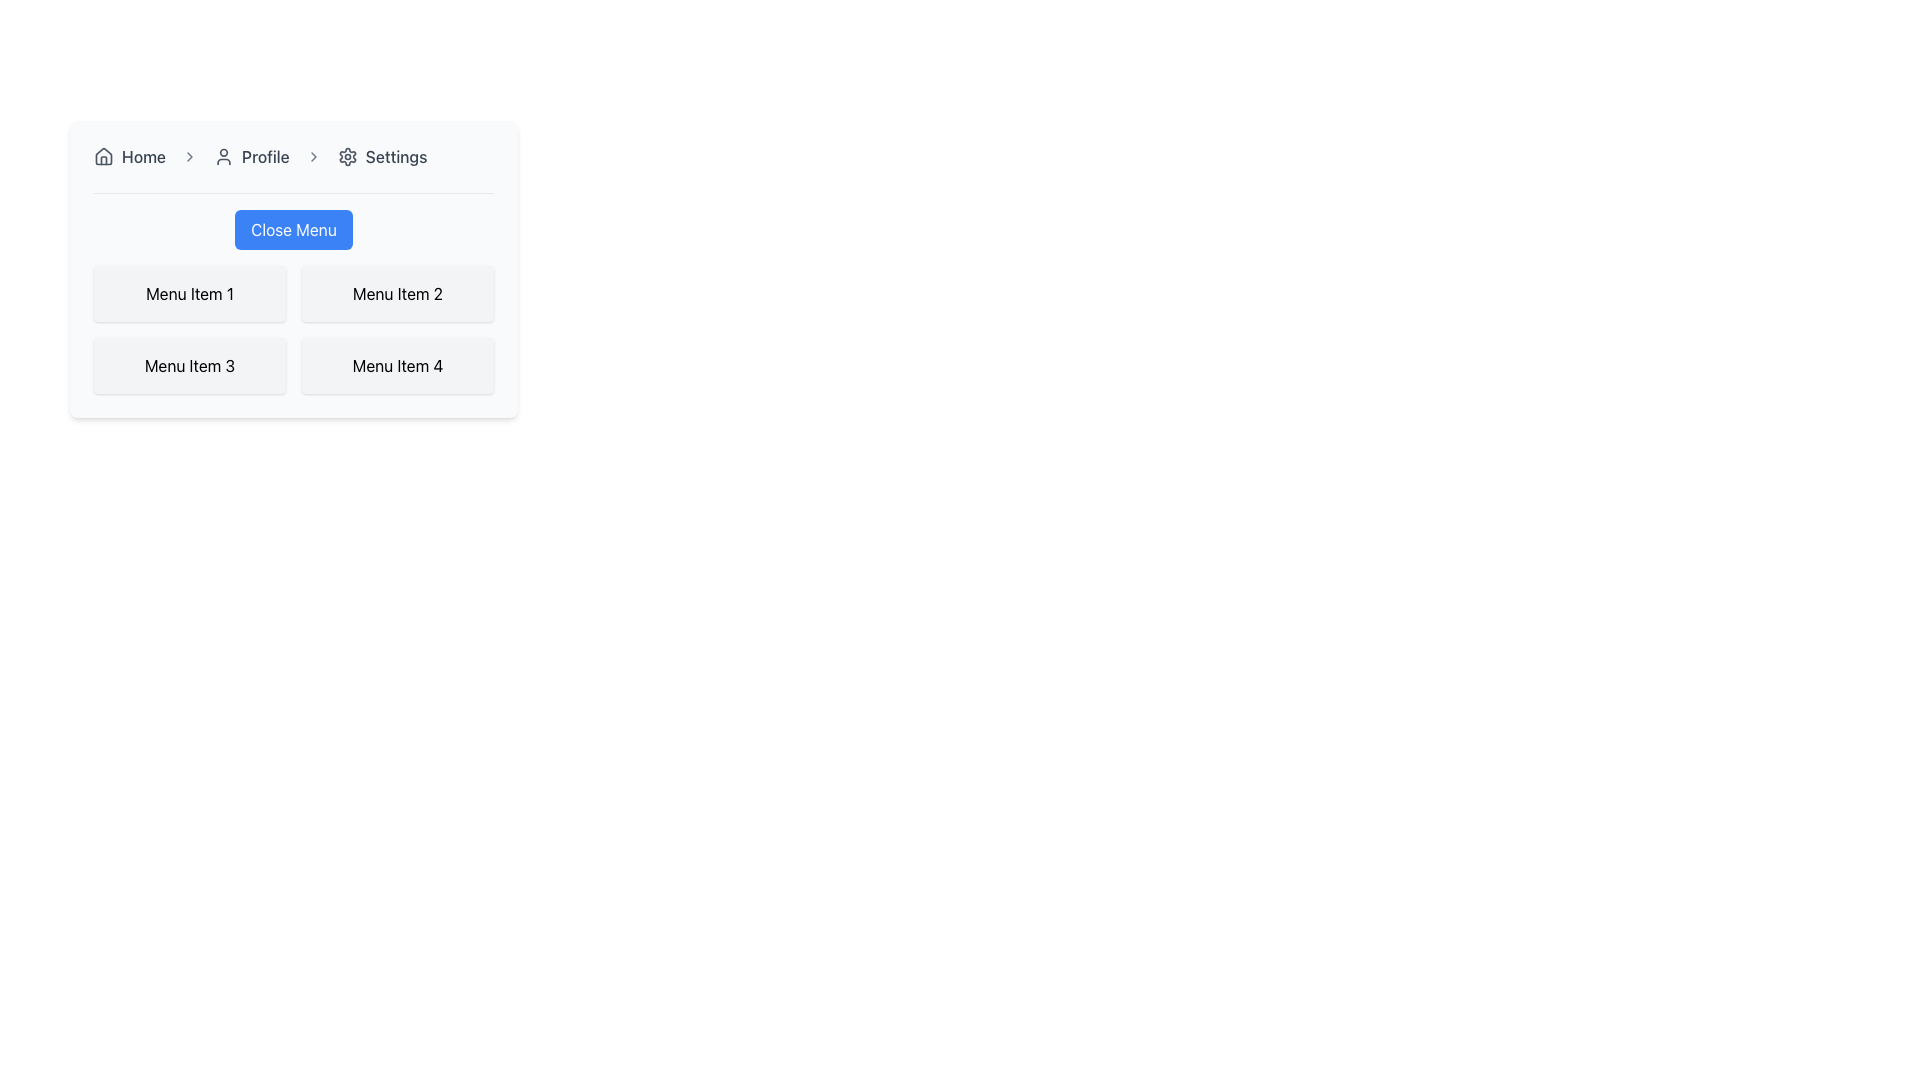  What do you see at coordinates (312, 156) in the screenshot?
I see `the third right-facing chevron icon in the breadcrumb navigation bar, which is positioned between 'Profile' and 'Settings'` at bounding box center [312, 156].